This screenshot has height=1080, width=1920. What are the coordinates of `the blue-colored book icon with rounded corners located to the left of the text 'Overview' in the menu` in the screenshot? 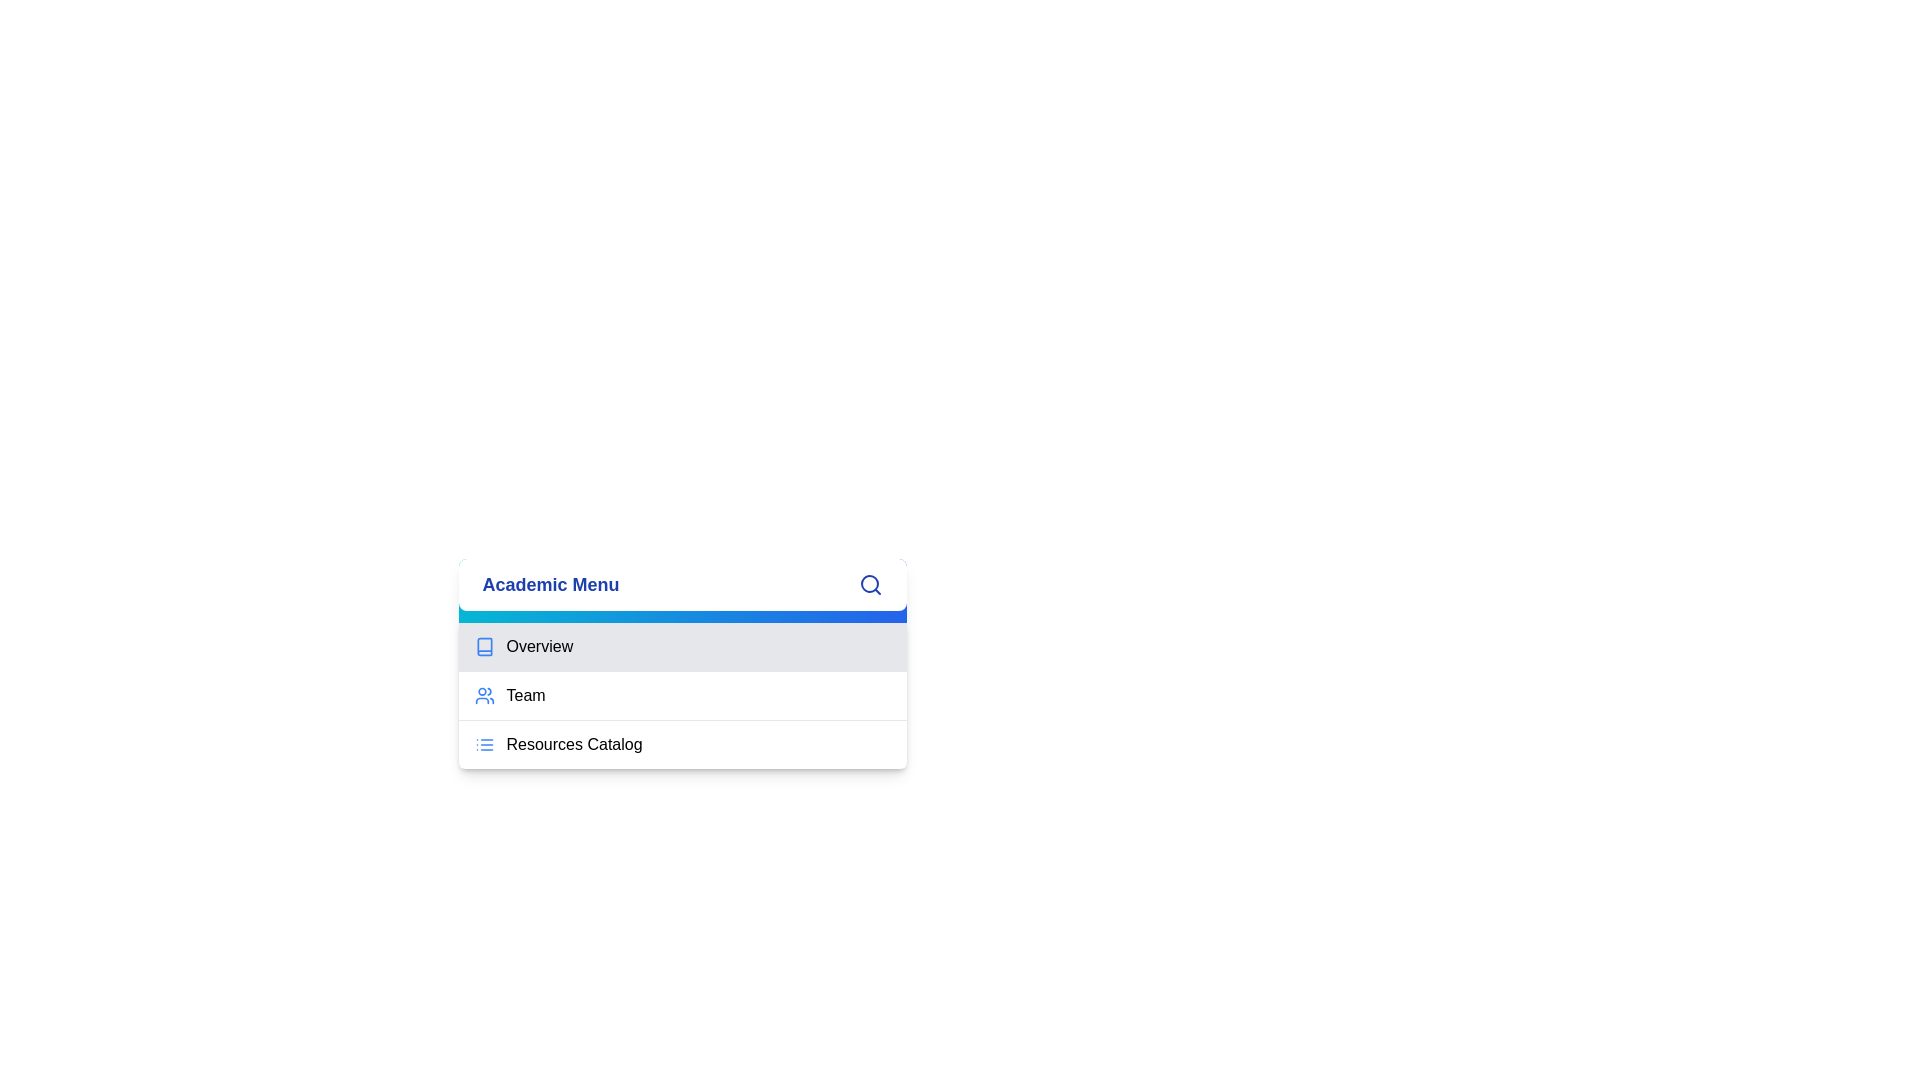 It's located at (484, 647).